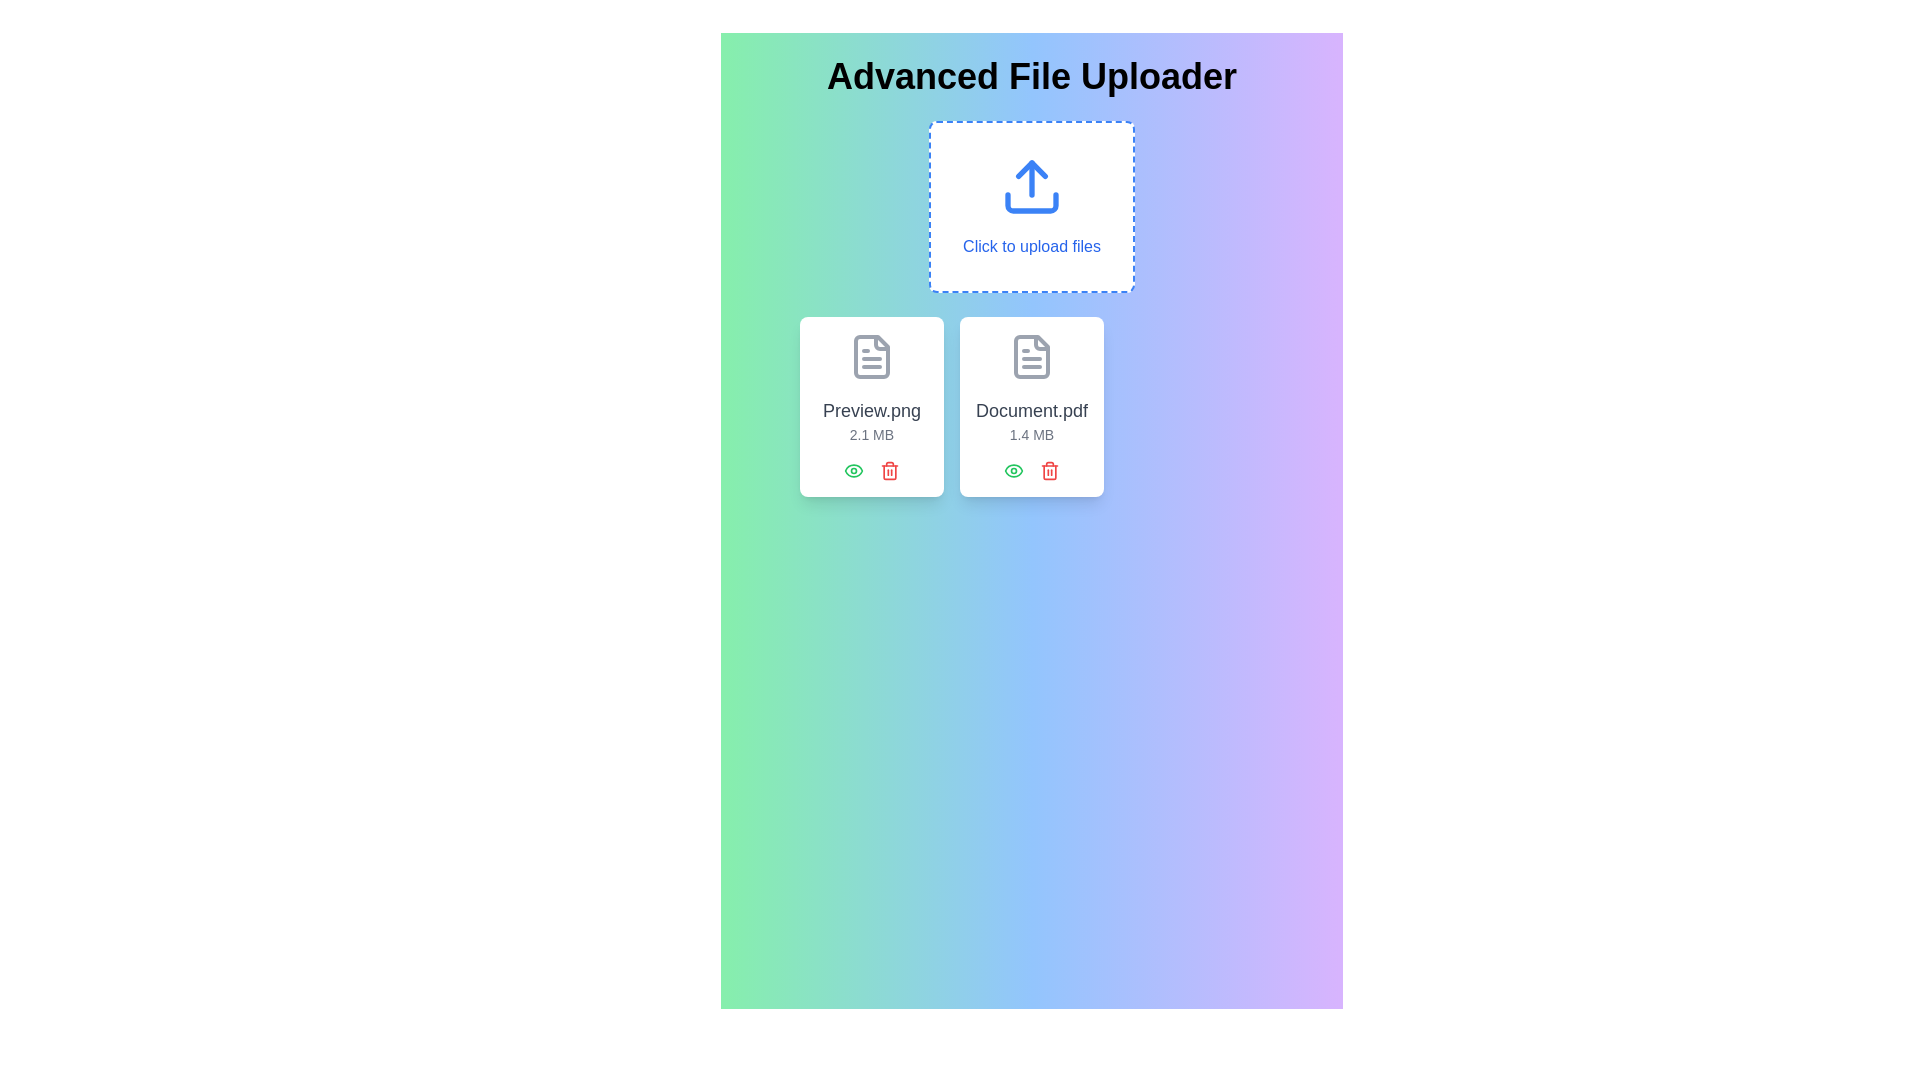 The width and height of the screenshot is (1920, 1080). What do you see at coordinates (871, 434) in the screenshot?
I see `the text label indicating the size of the file 'Preview.png'` at bounding box center [871, 434].